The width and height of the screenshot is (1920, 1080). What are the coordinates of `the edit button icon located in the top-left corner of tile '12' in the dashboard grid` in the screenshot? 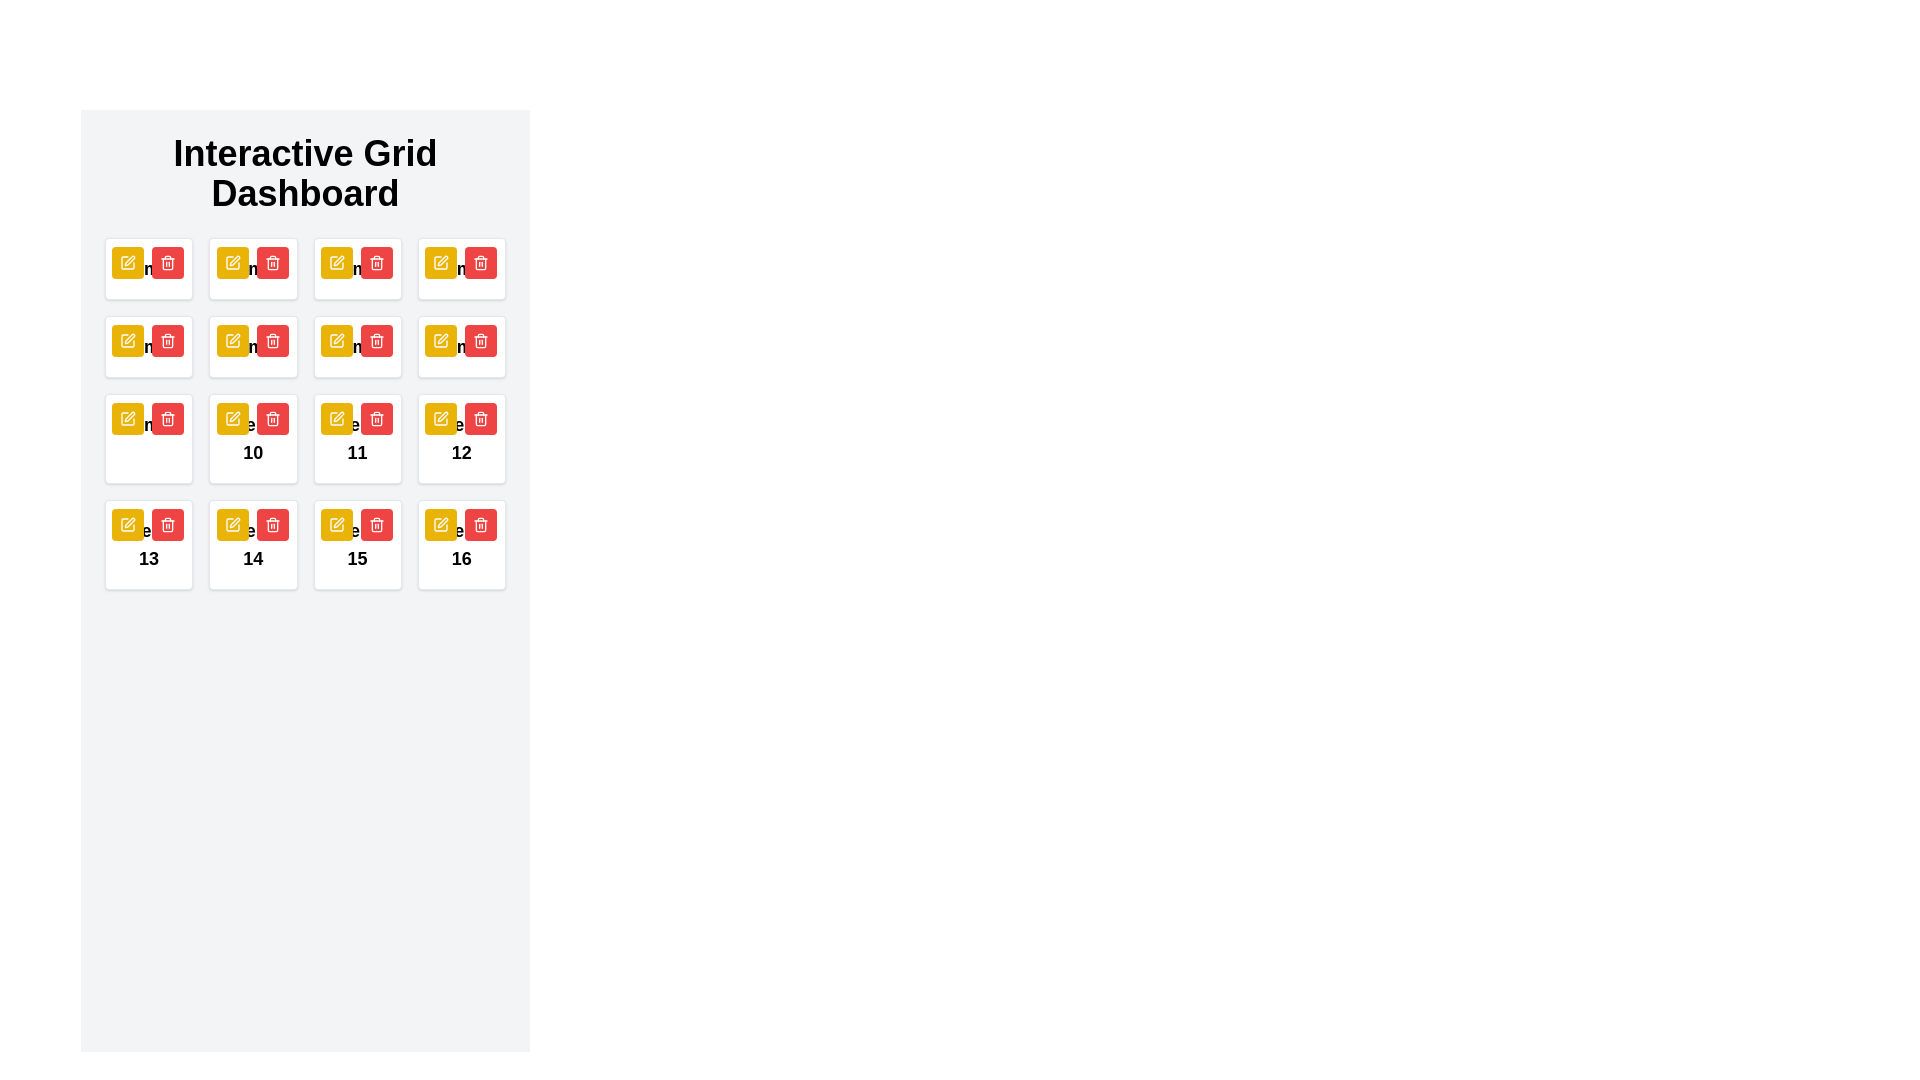 It's located at (440, 418).